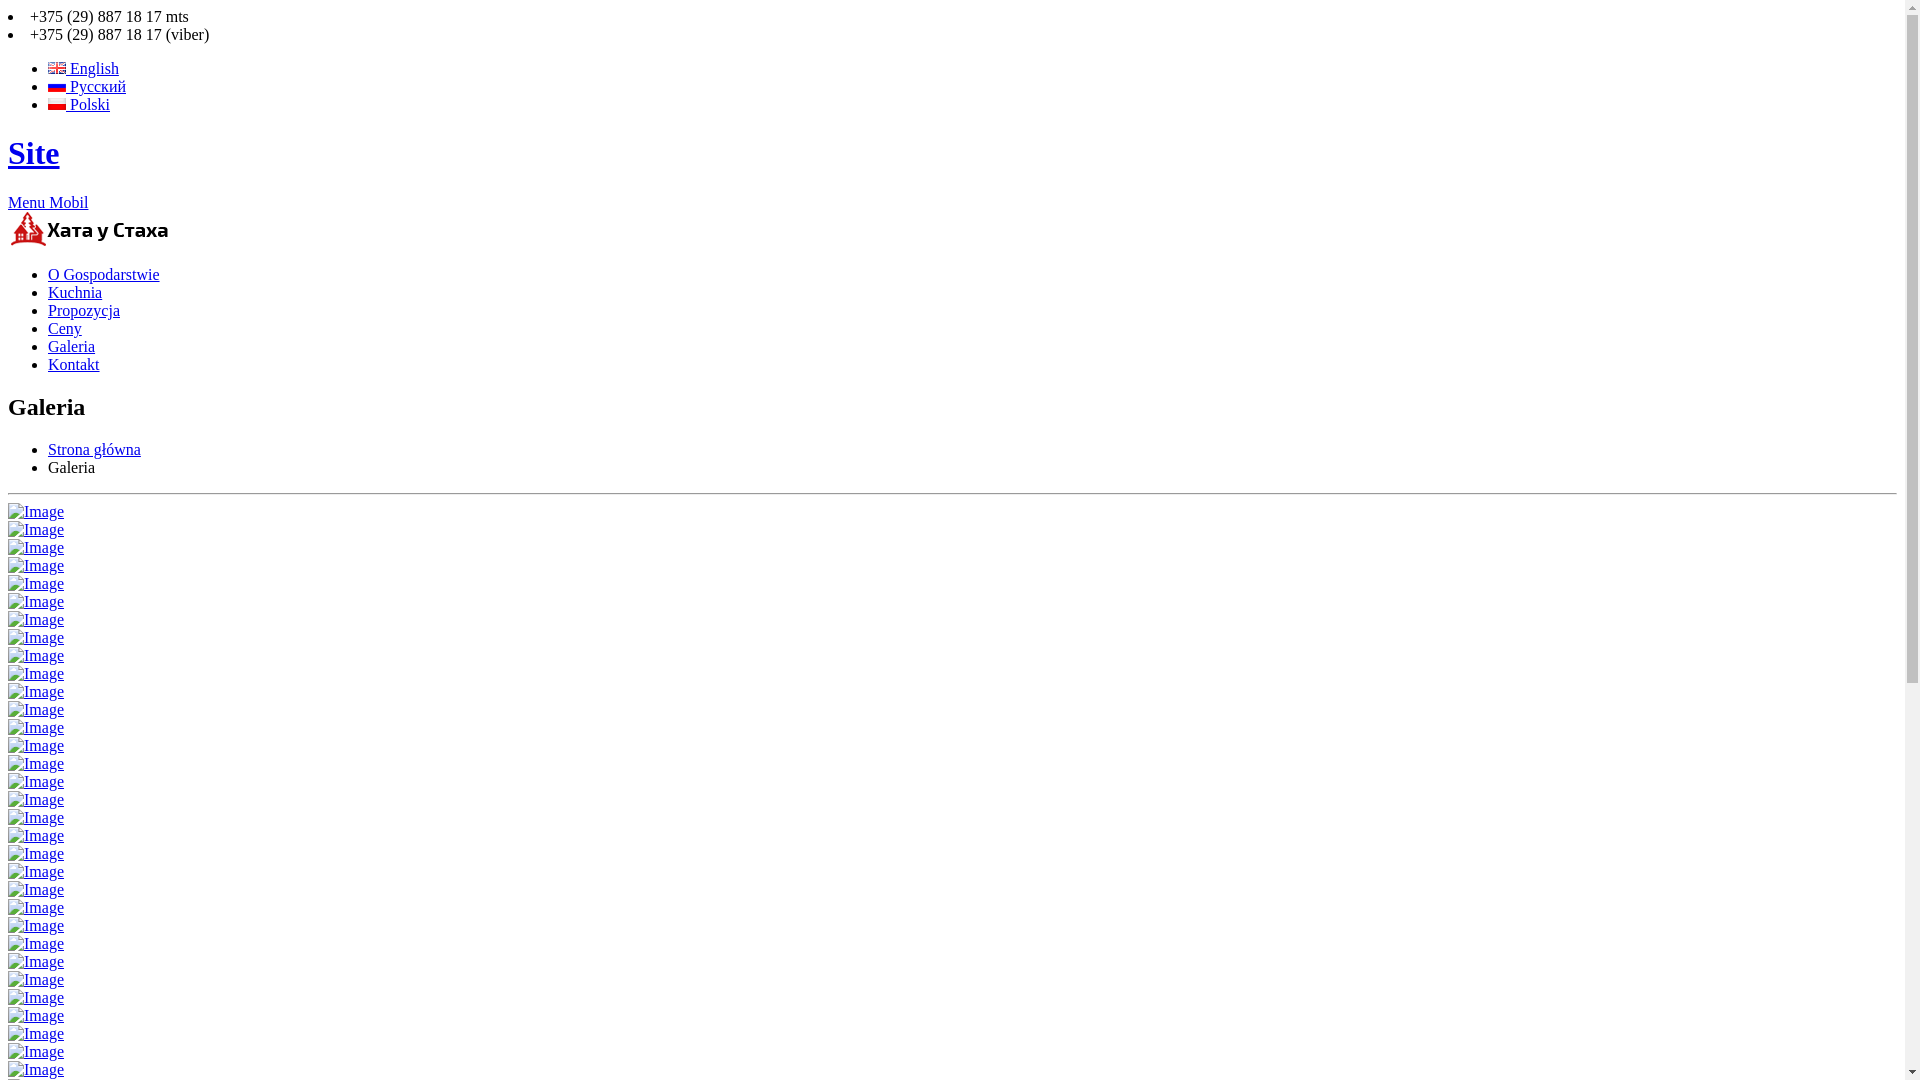  What do you see at coordinates (48, 202) in the screenshot?
I see `'Menu Mobil'` at bounding box center [48, 202].